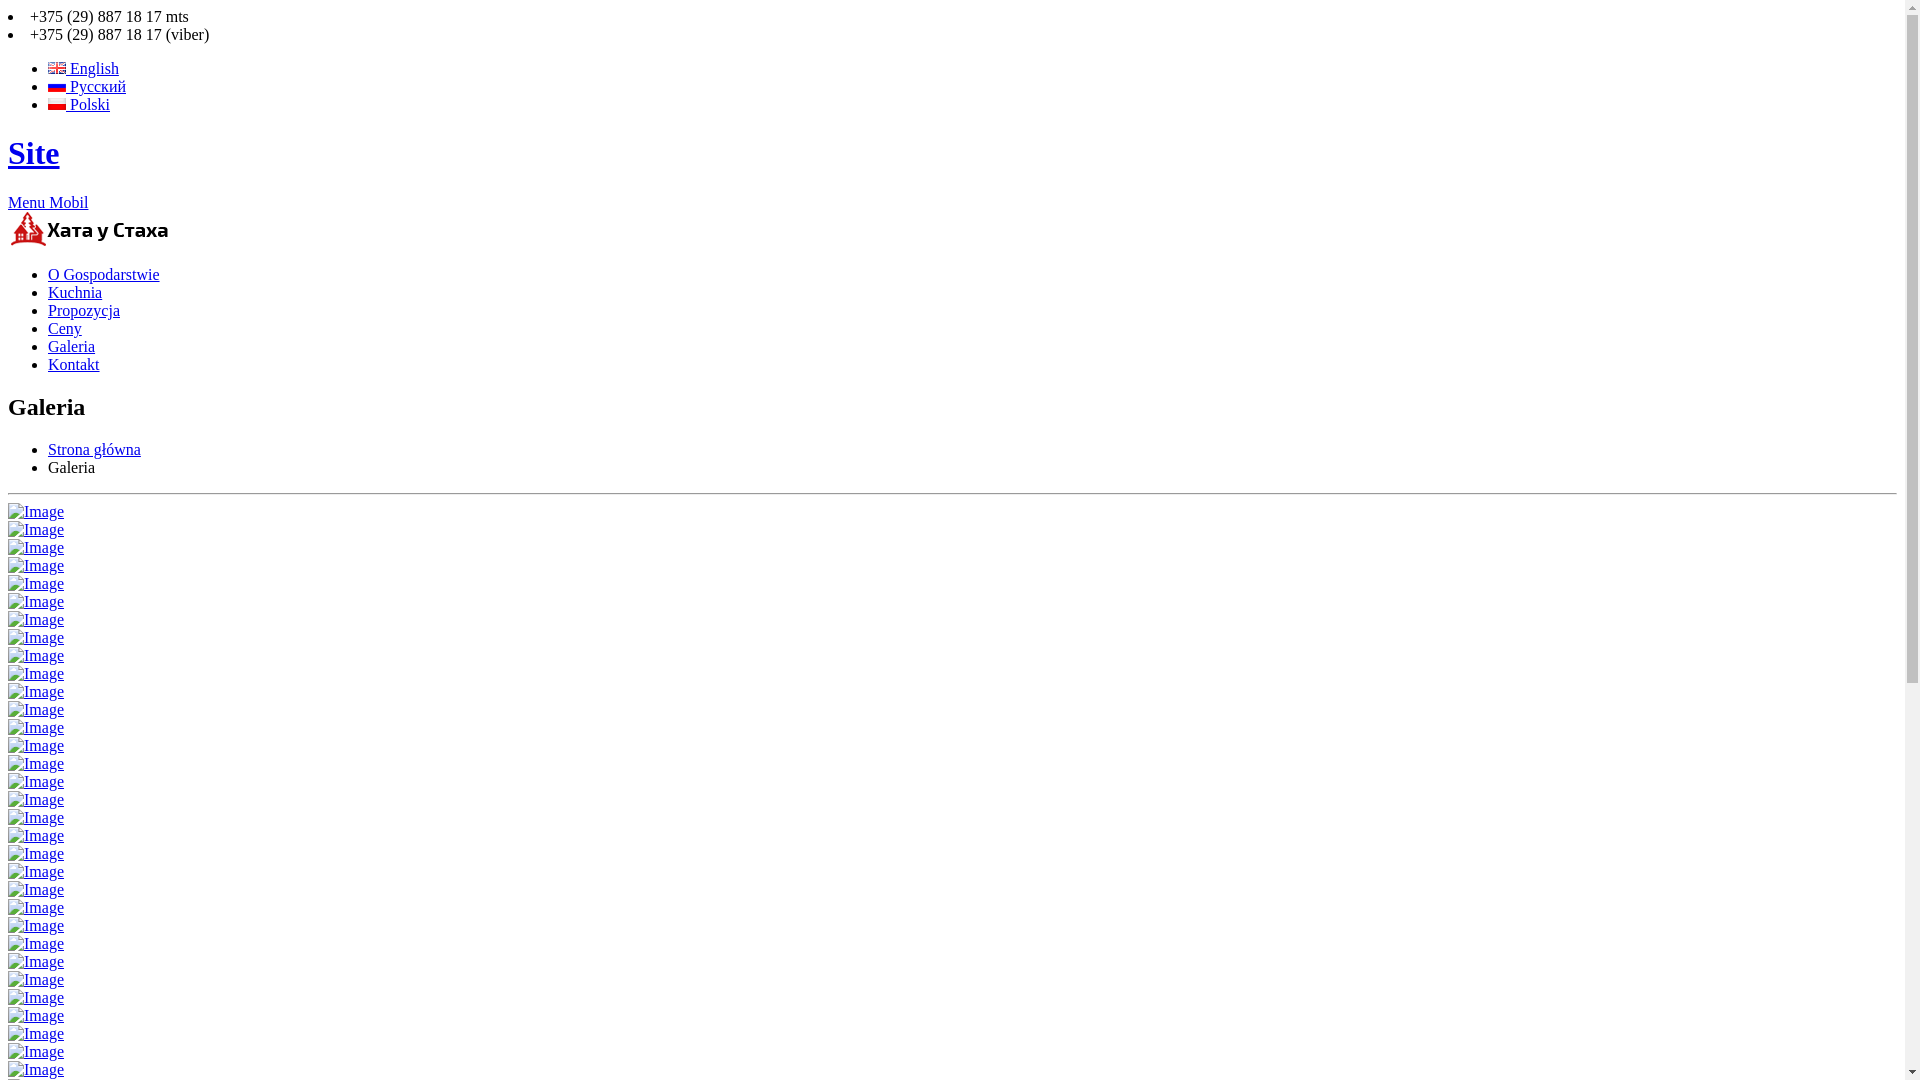  What do you see at coordinates (48, 202) in the screenshot?
I see `'Menu Mobil'` at bounding box center [48, 202].